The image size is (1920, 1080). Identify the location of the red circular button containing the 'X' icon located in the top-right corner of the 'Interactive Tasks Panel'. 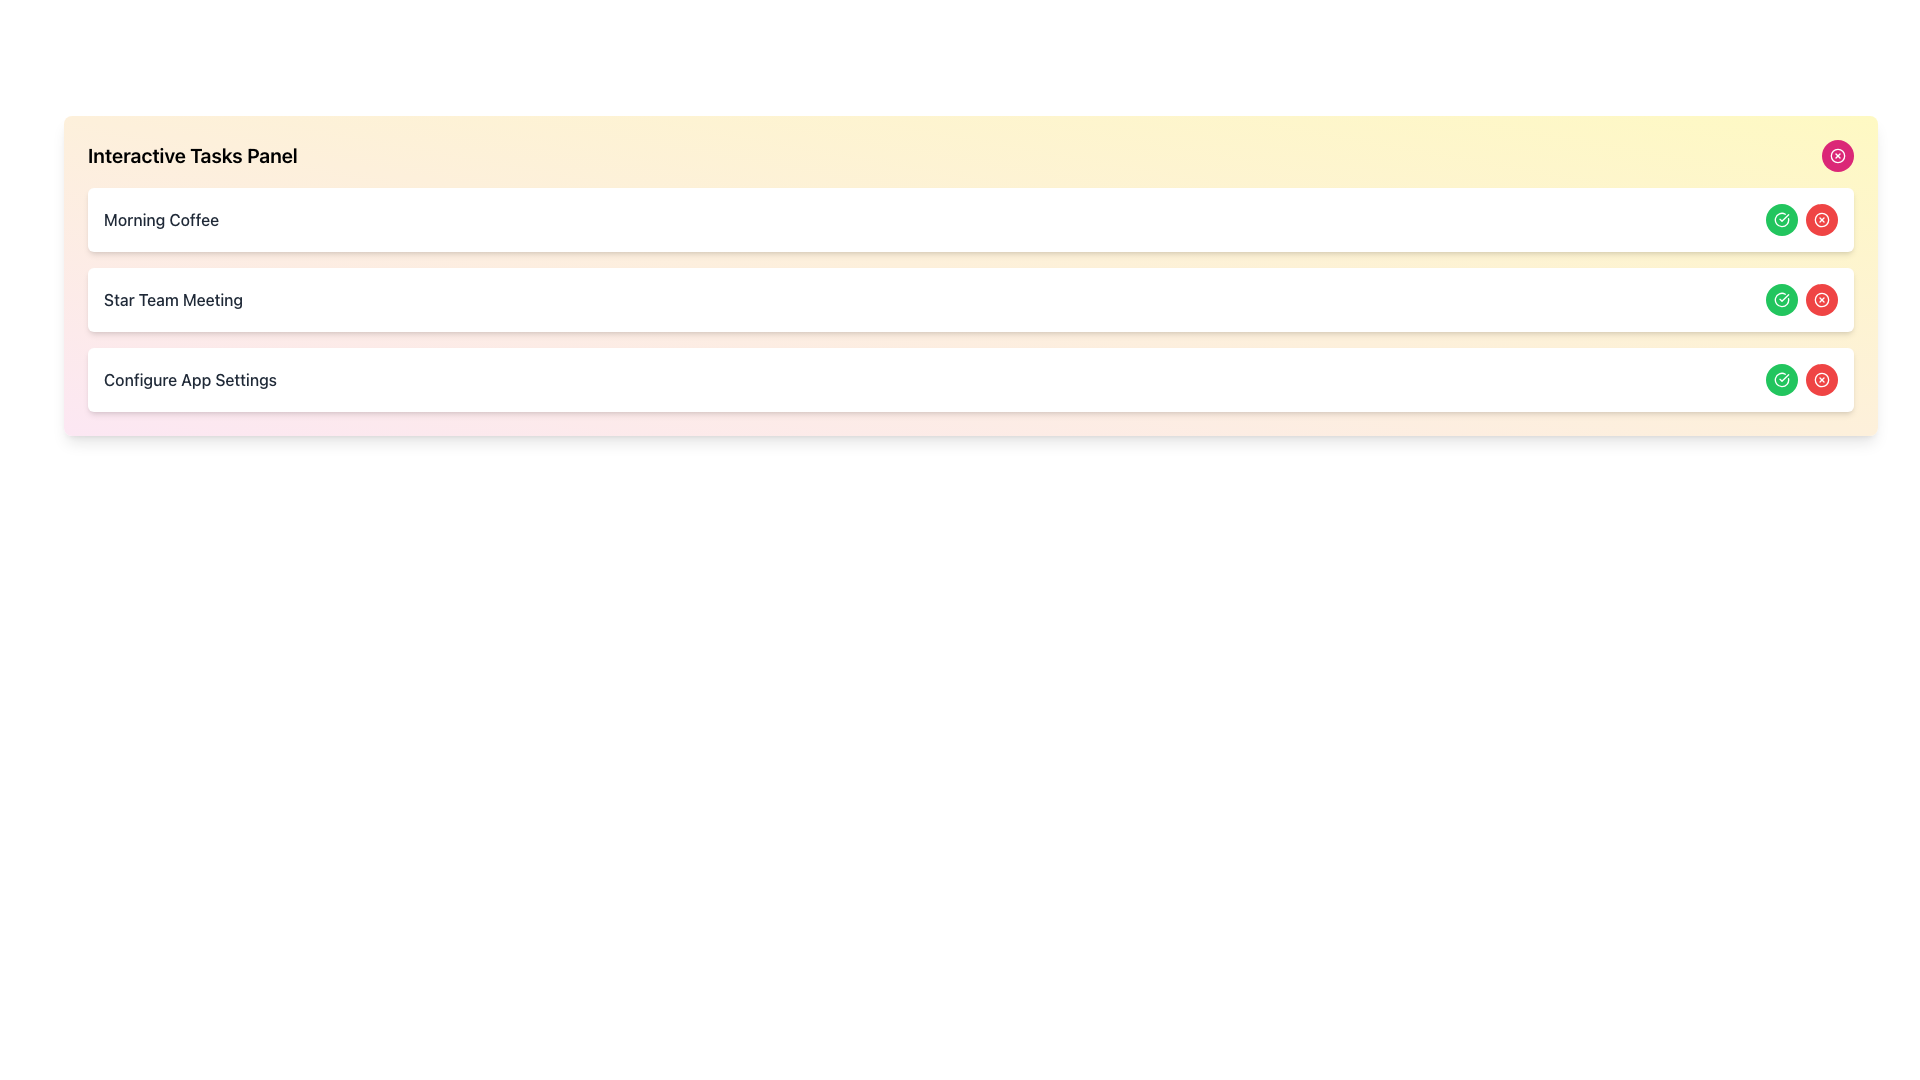
(1822, 380).